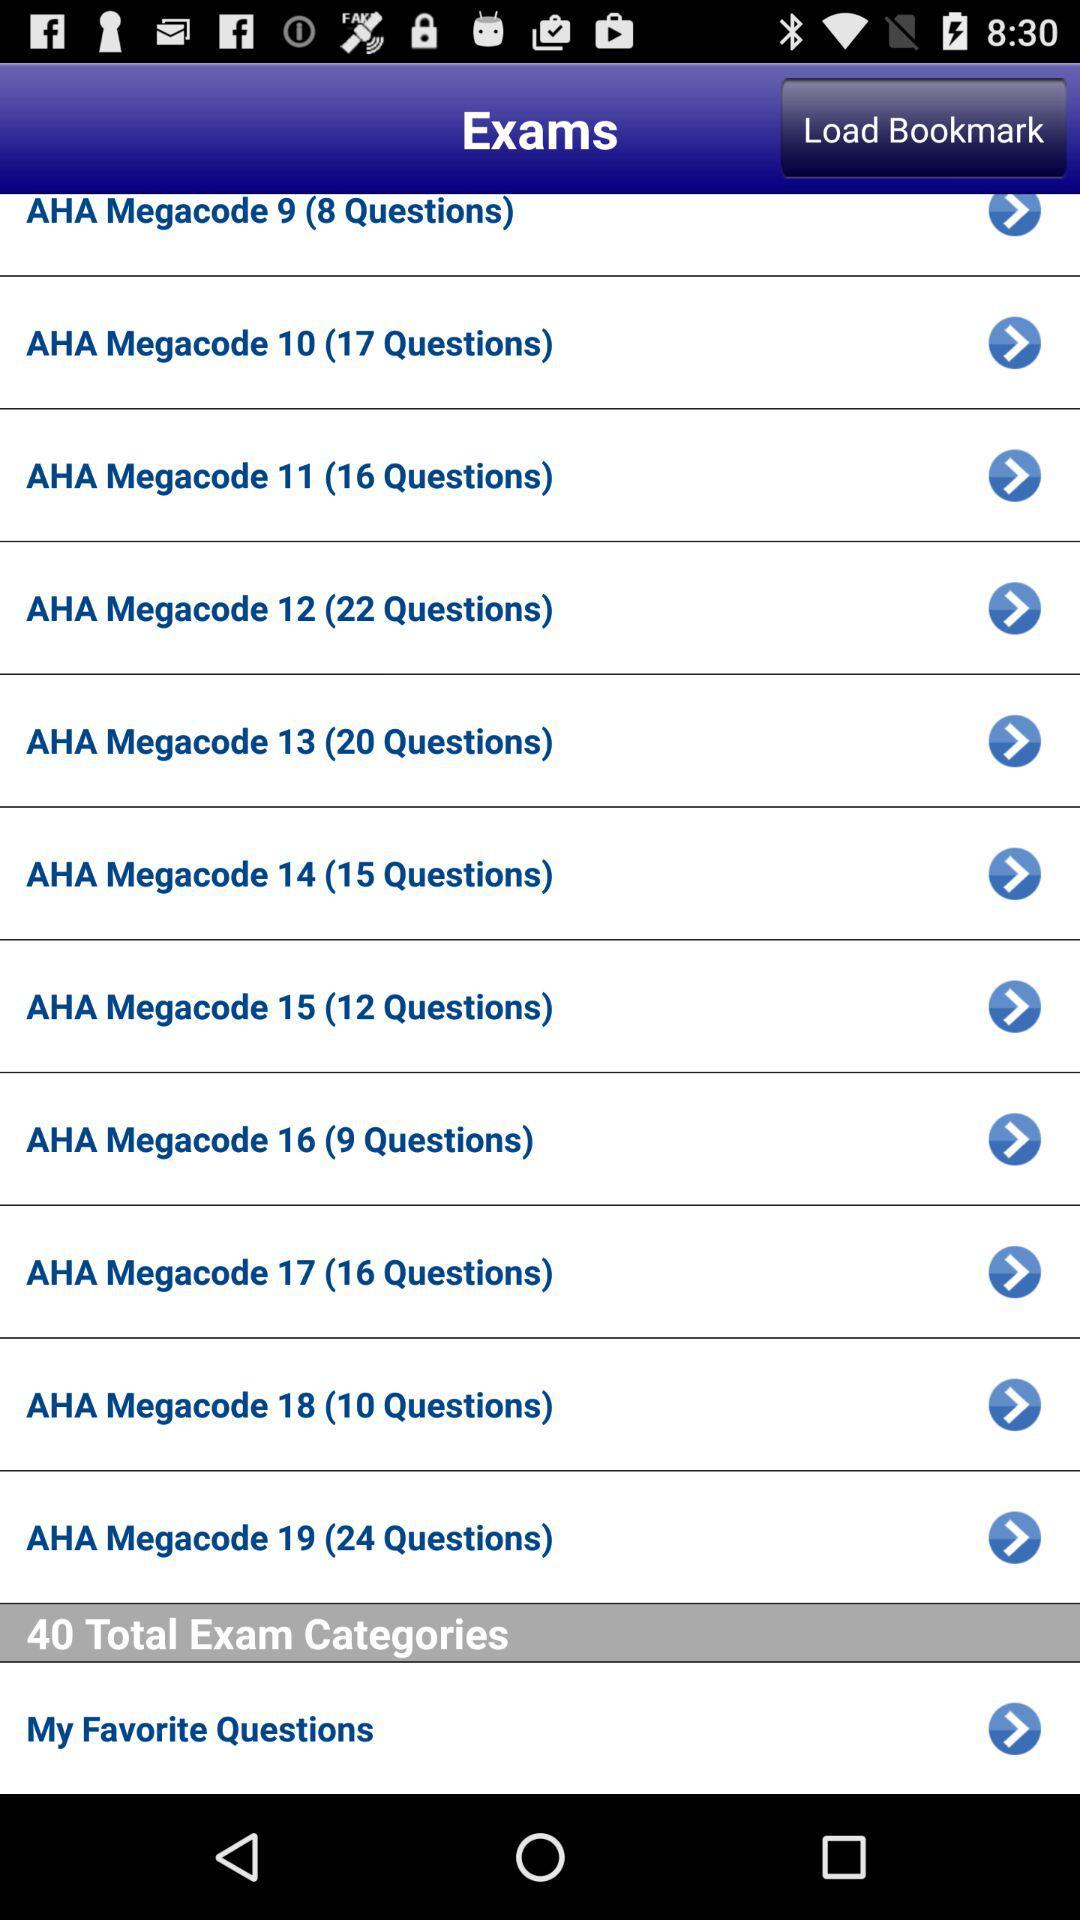  Describe the element at coordinates (1014, 873) in the screenshot. I see `megacode 14` at that location.